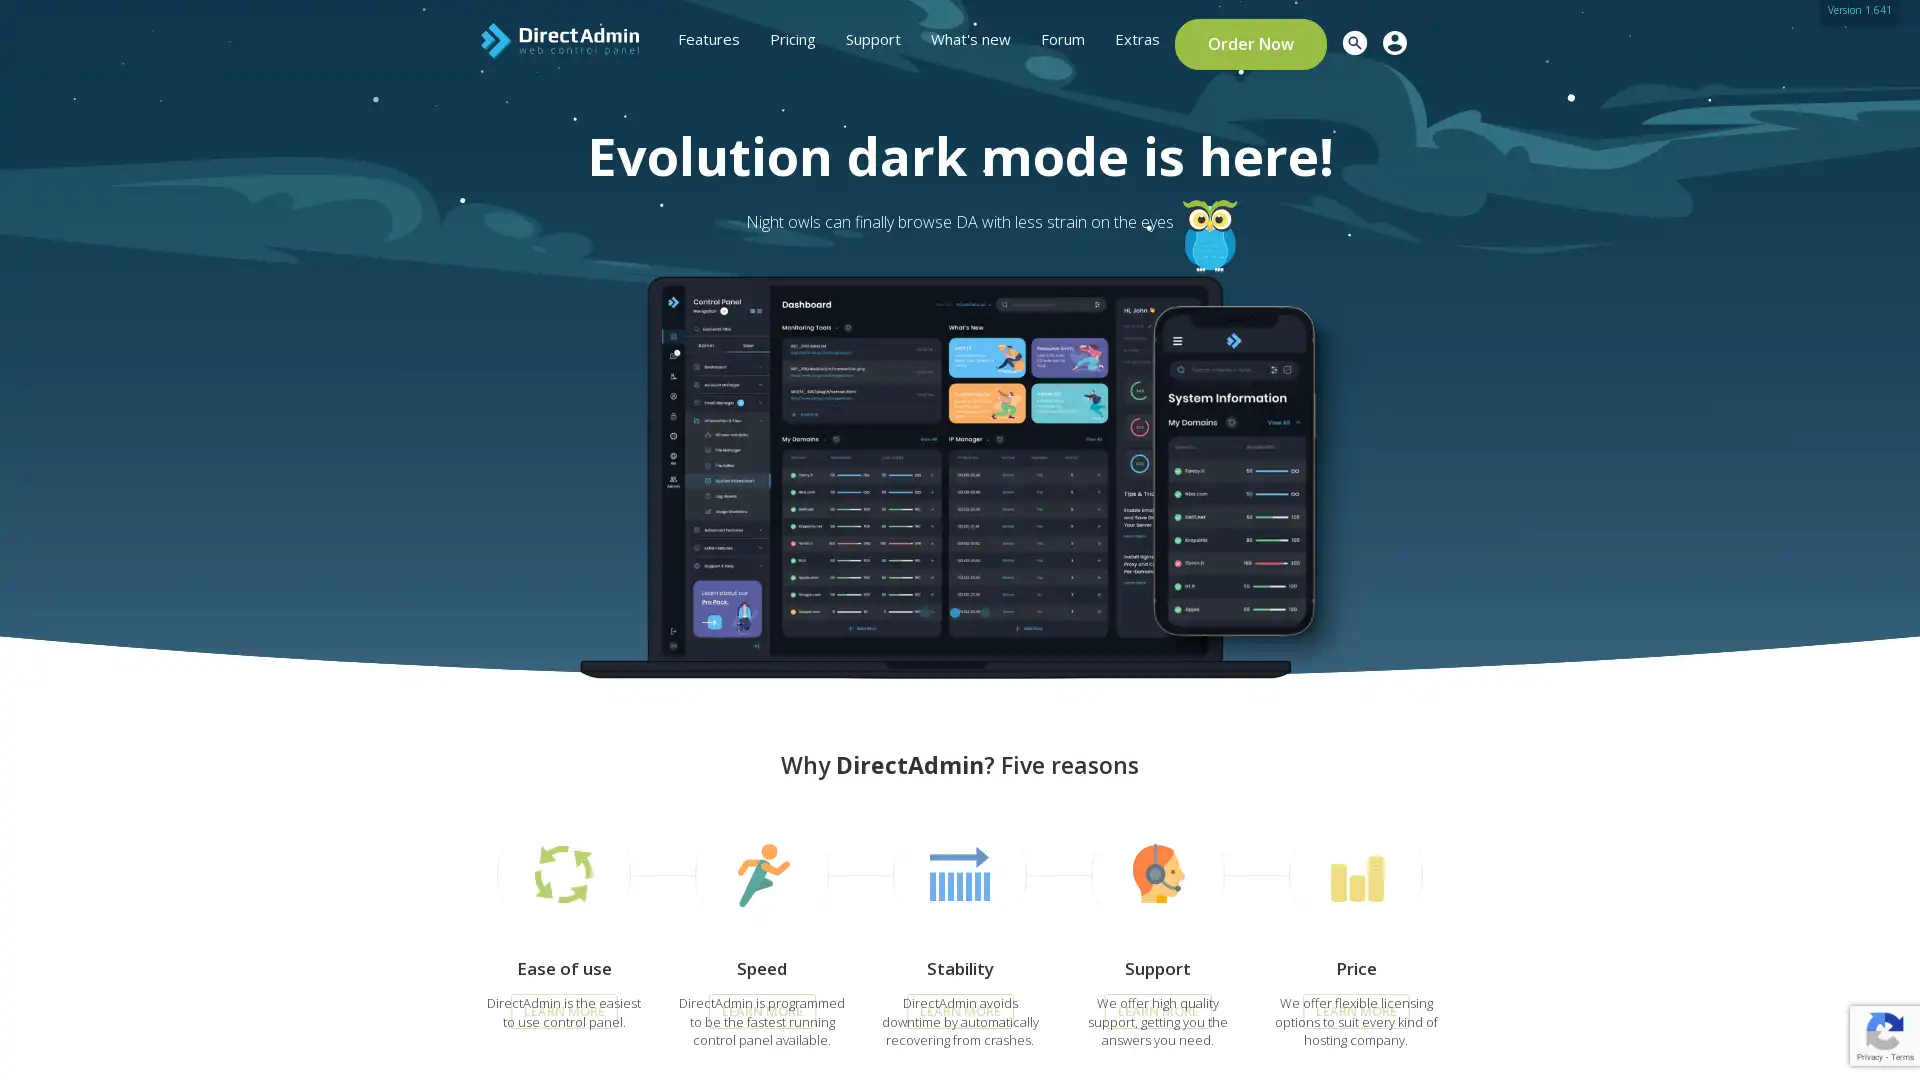  What do you see at coordinates (451, 461) in the screenshot?
I see `See more` at bounding box center [451, 461].